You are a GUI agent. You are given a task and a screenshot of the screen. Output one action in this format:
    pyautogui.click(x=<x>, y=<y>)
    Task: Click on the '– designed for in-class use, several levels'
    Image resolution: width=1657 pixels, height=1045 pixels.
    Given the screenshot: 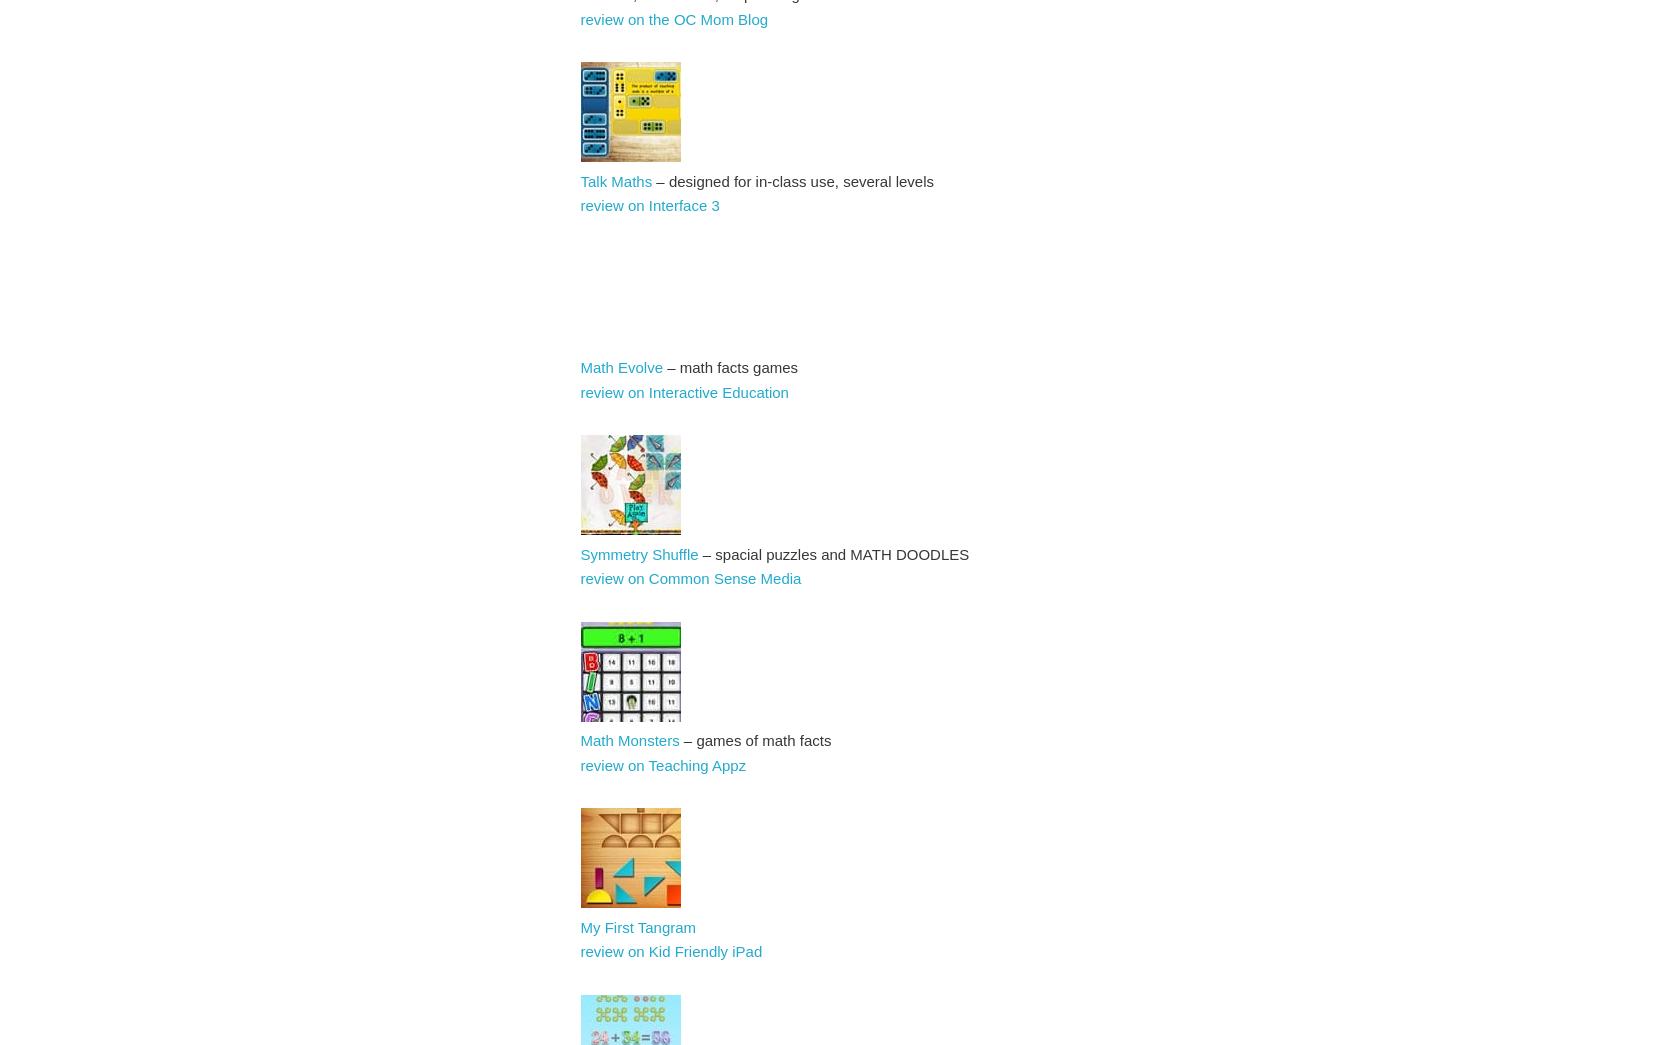 What is the action you would take?
    pyautogui.click(x=652, y=180)
    